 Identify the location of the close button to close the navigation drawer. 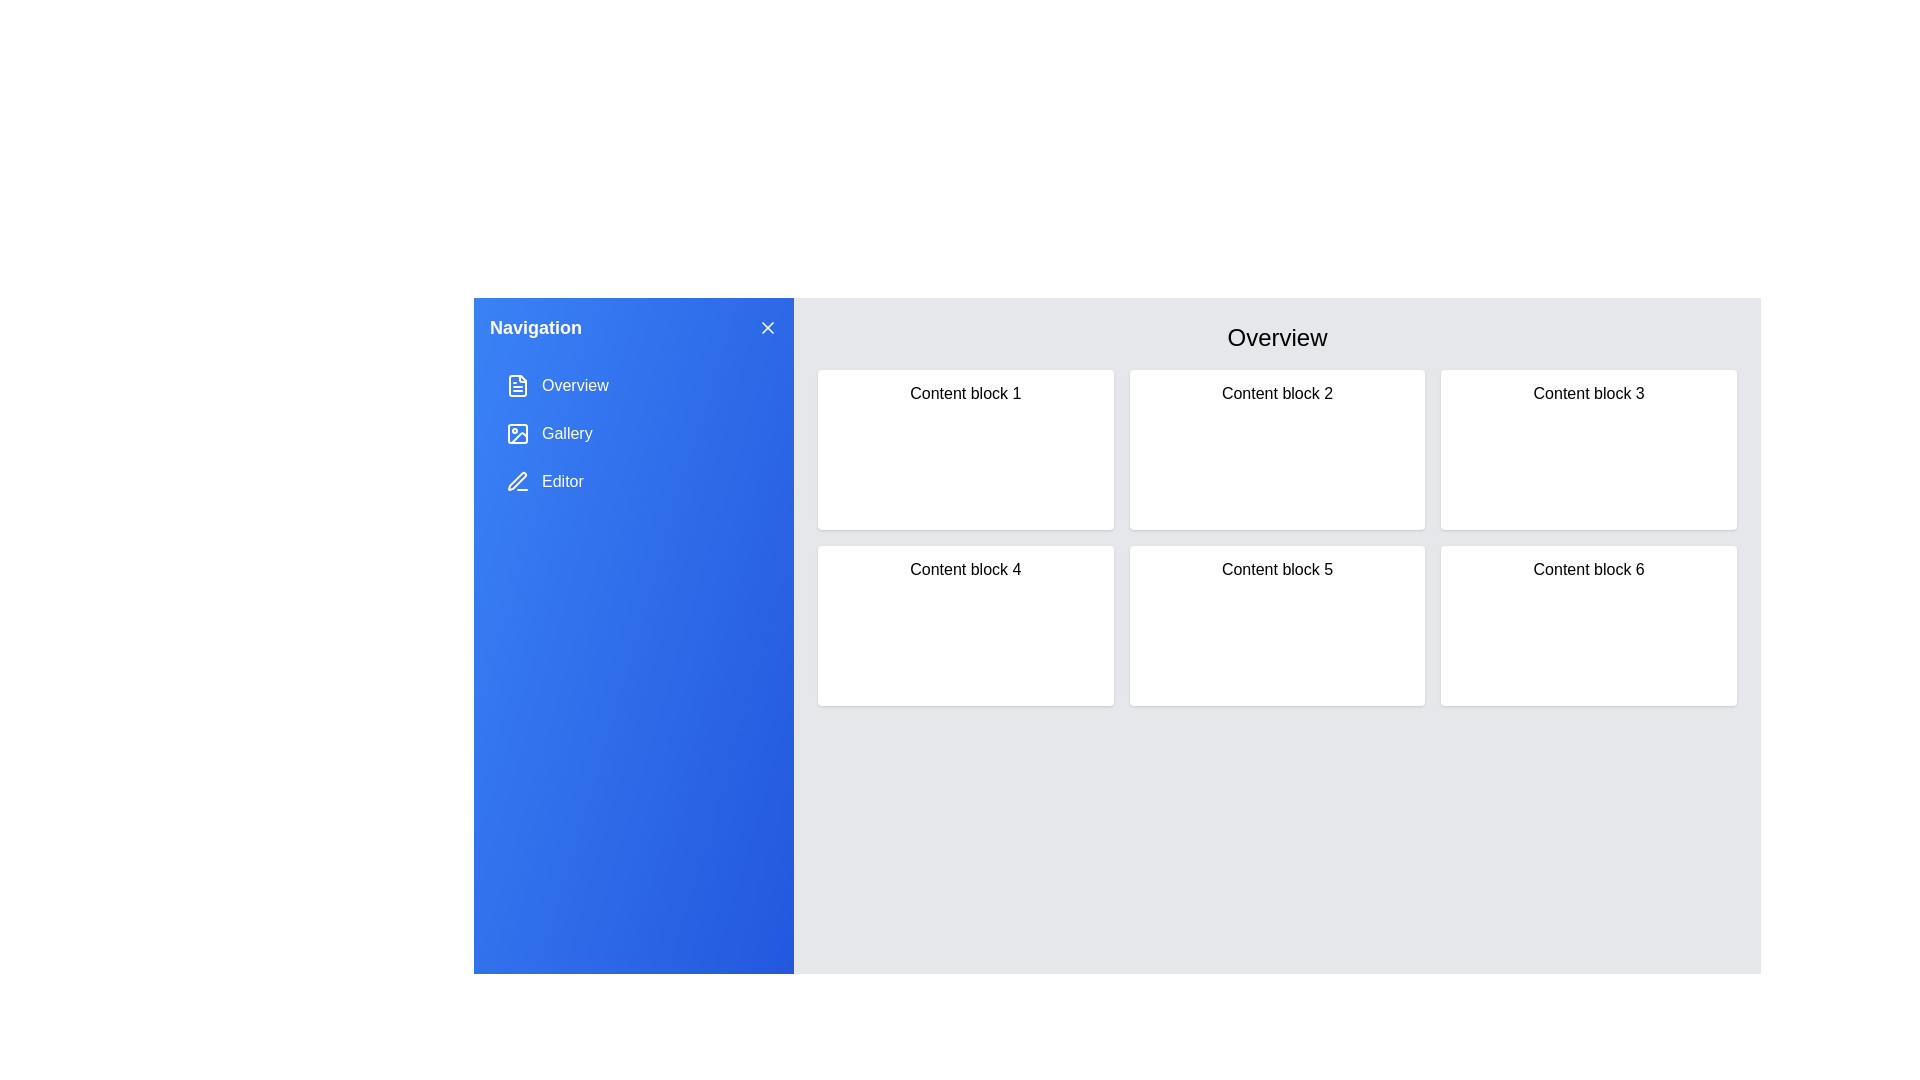
(767, 326).